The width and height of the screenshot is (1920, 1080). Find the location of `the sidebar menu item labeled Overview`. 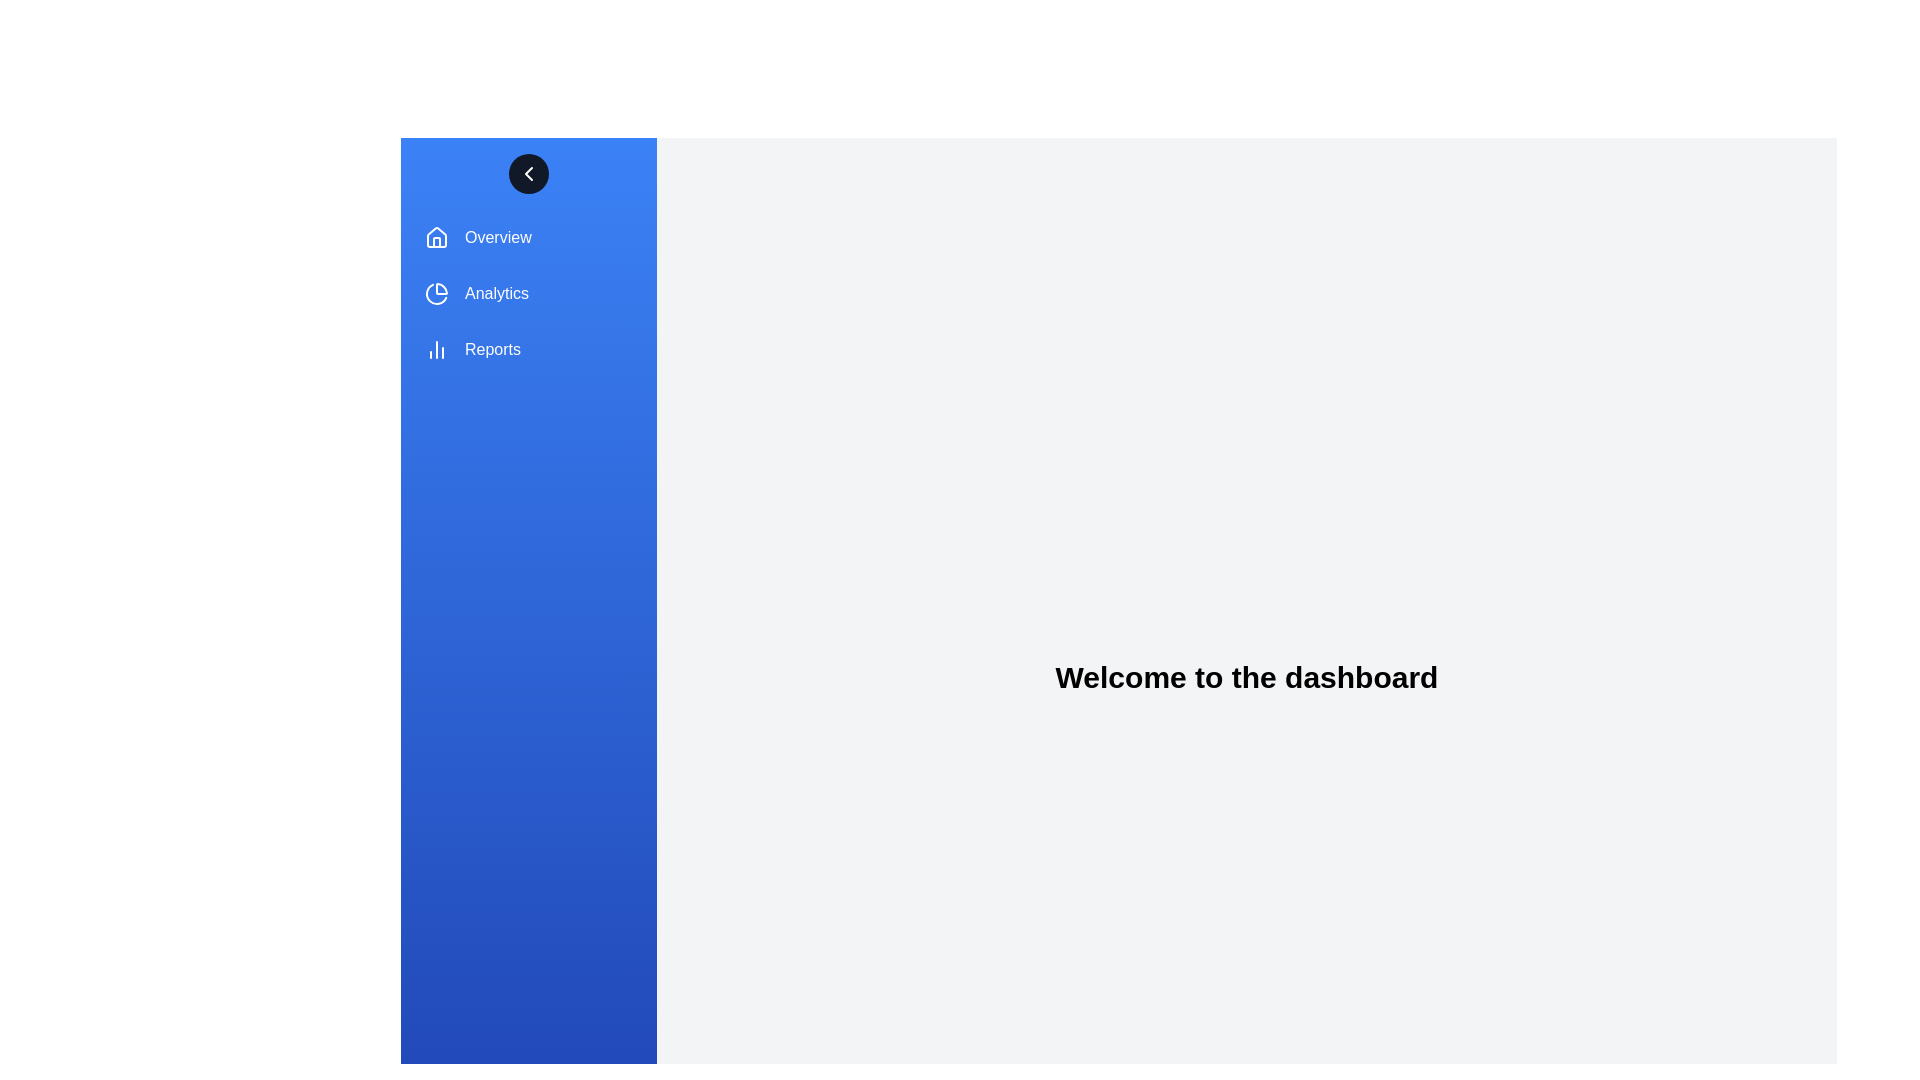

the sidebar menu item labeled Overview is located at coordinates (528, 237).